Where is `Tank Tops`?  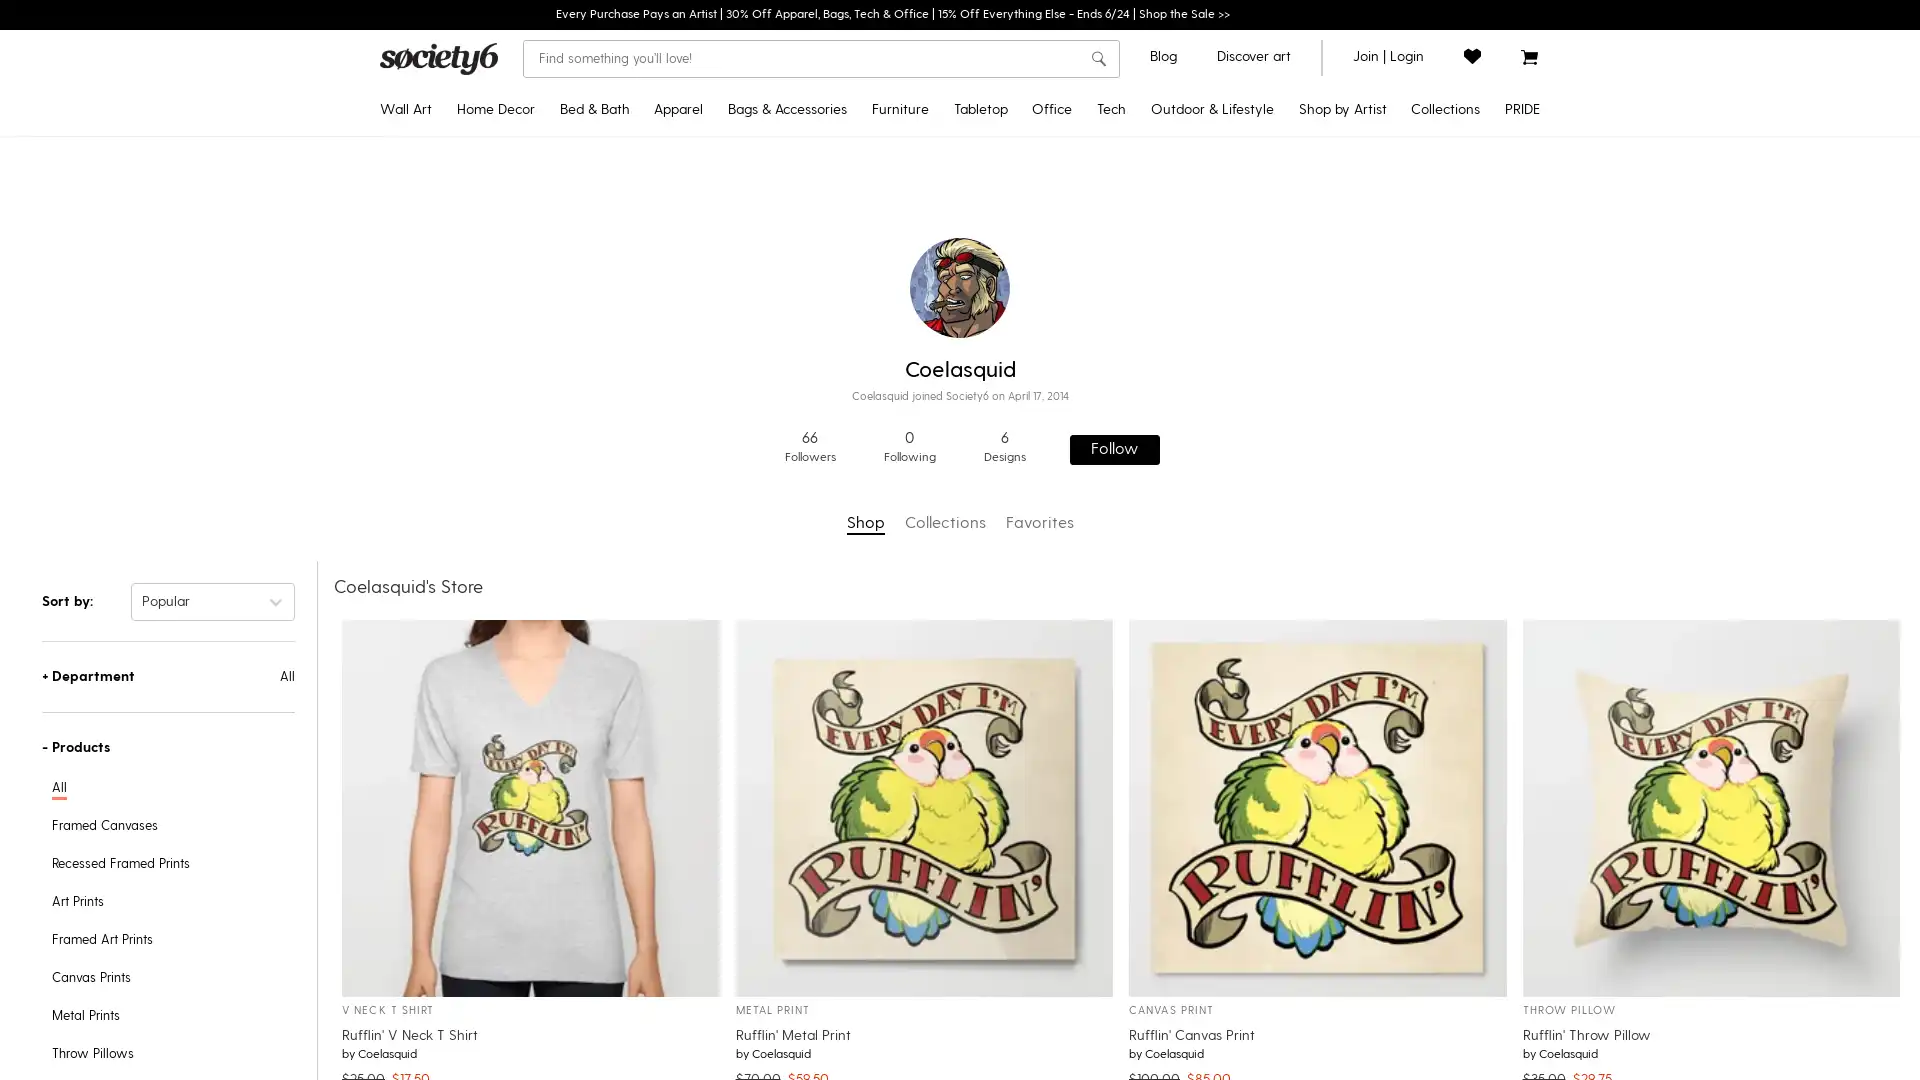 Tank Tops is located at coordinates (741, 353).